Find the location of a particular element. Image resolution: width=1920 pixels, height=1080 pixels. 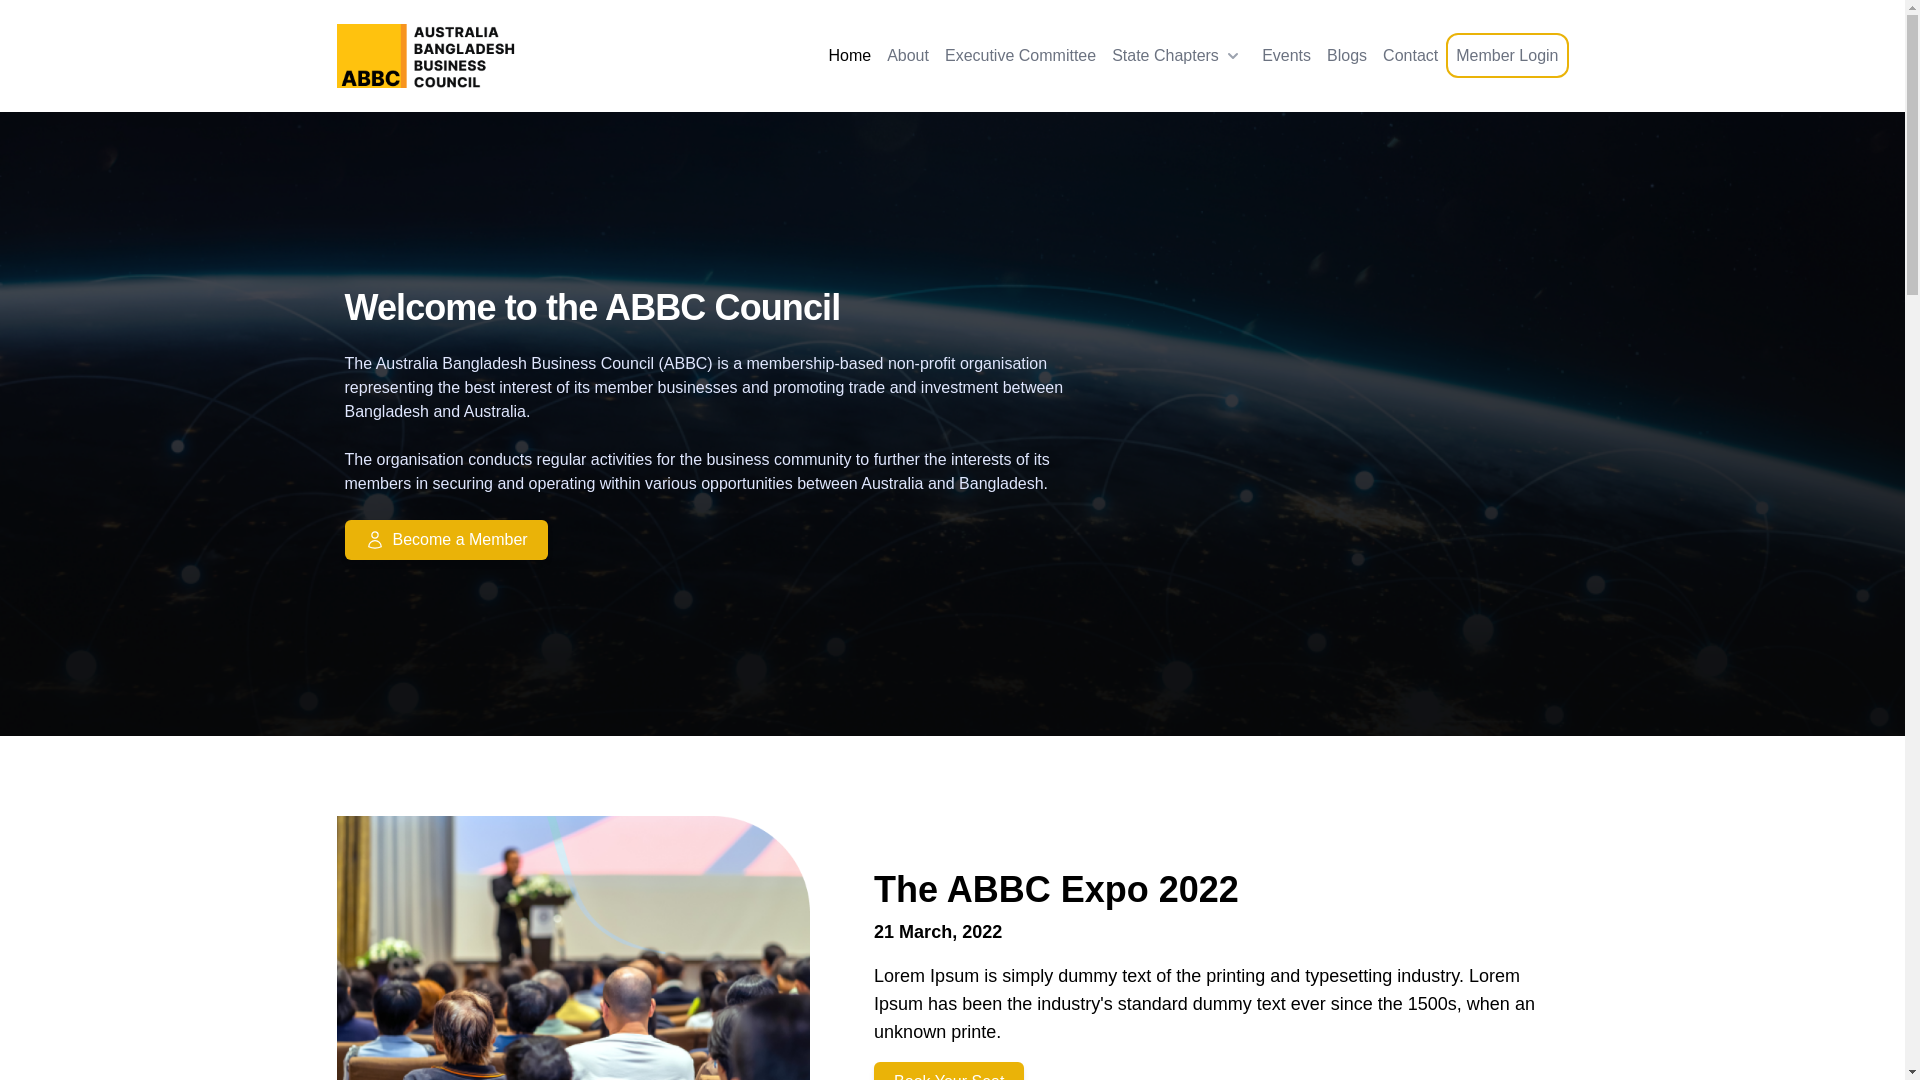

'Contact' is located at coordinates (1409, 55).